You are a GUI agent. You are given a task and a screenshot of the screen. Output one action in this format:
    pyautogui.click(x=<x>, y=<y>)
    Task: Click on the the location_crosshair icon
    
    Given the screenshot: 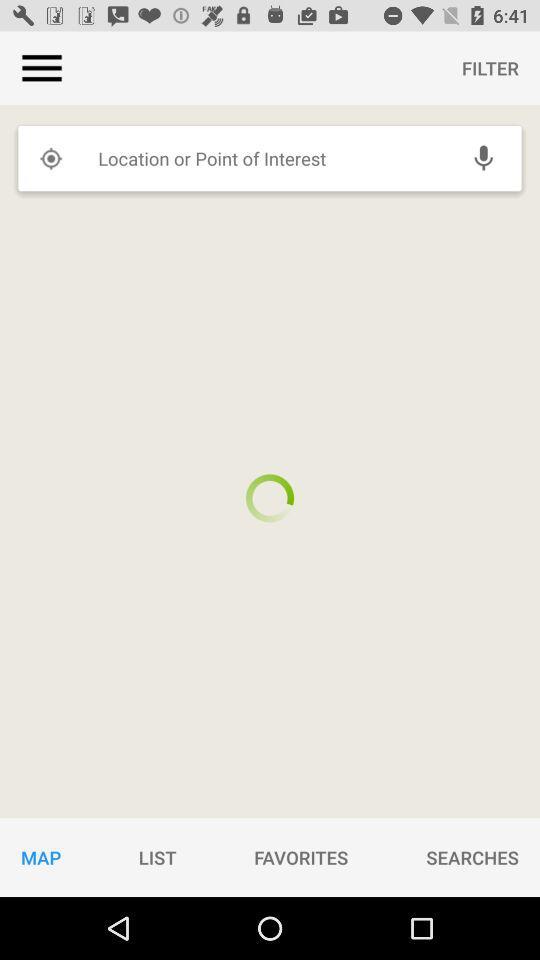 What is the action you would take?
    pyautogui.click(x=50, y=157)
    